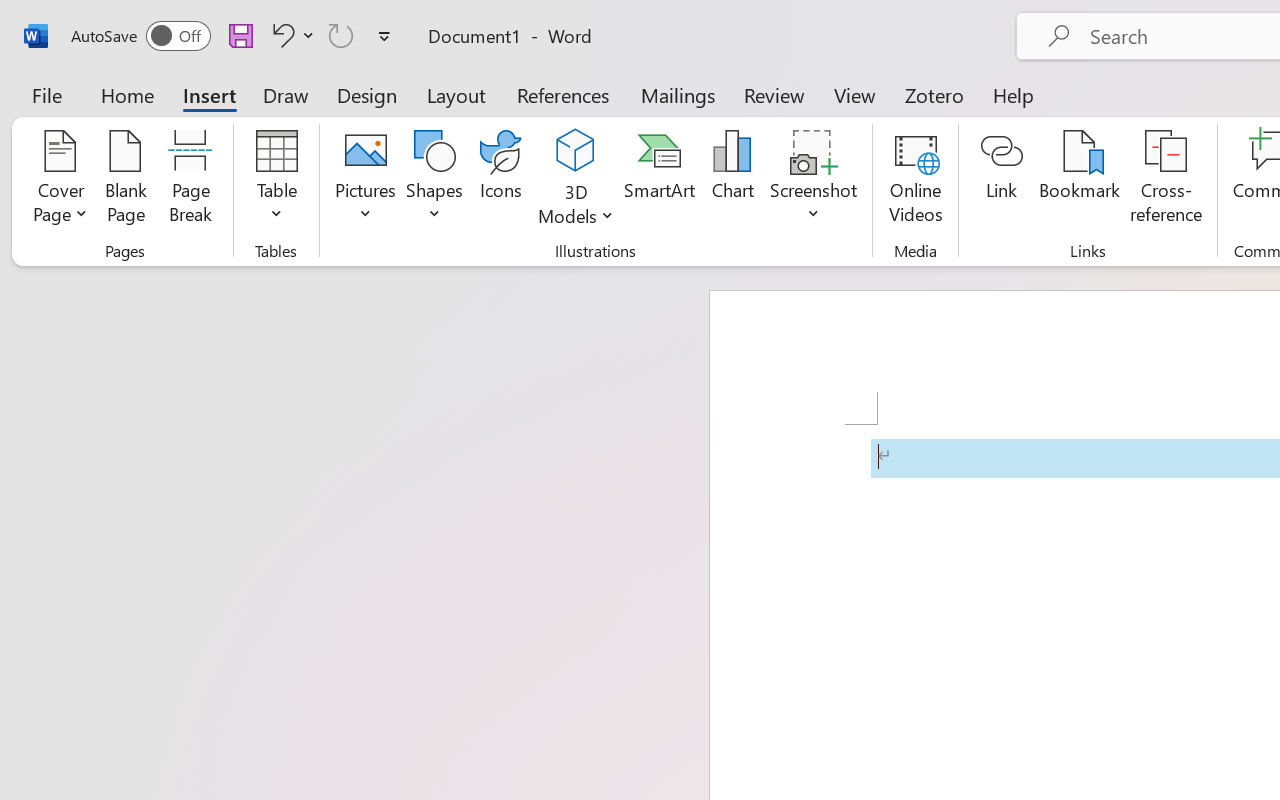  I want to click on 'Online Videos...', so click(914, 179).